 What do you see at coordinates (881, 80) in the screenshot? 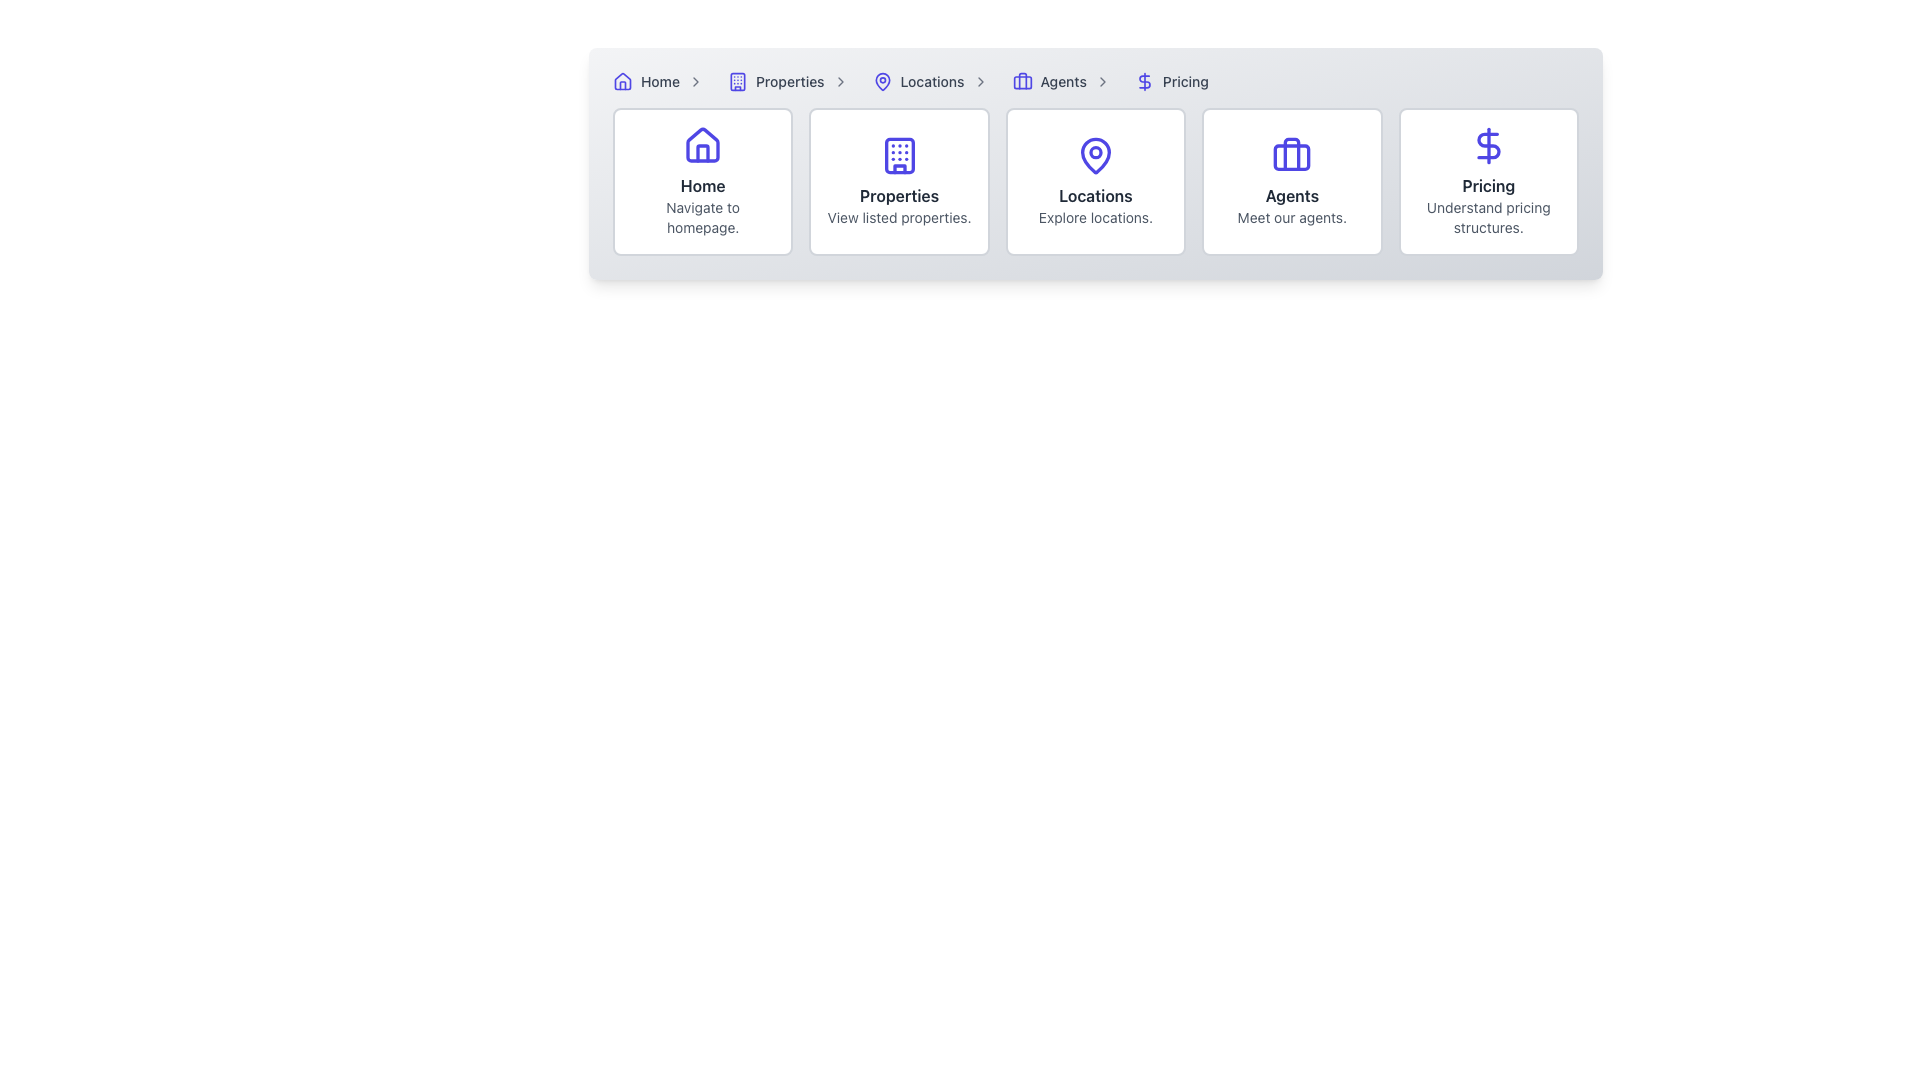
I see `the location marker icon in the breadcrumb navigation, which is positioned between the 'Properties' and 'Agents' segments` at bounding box center [881, 80].